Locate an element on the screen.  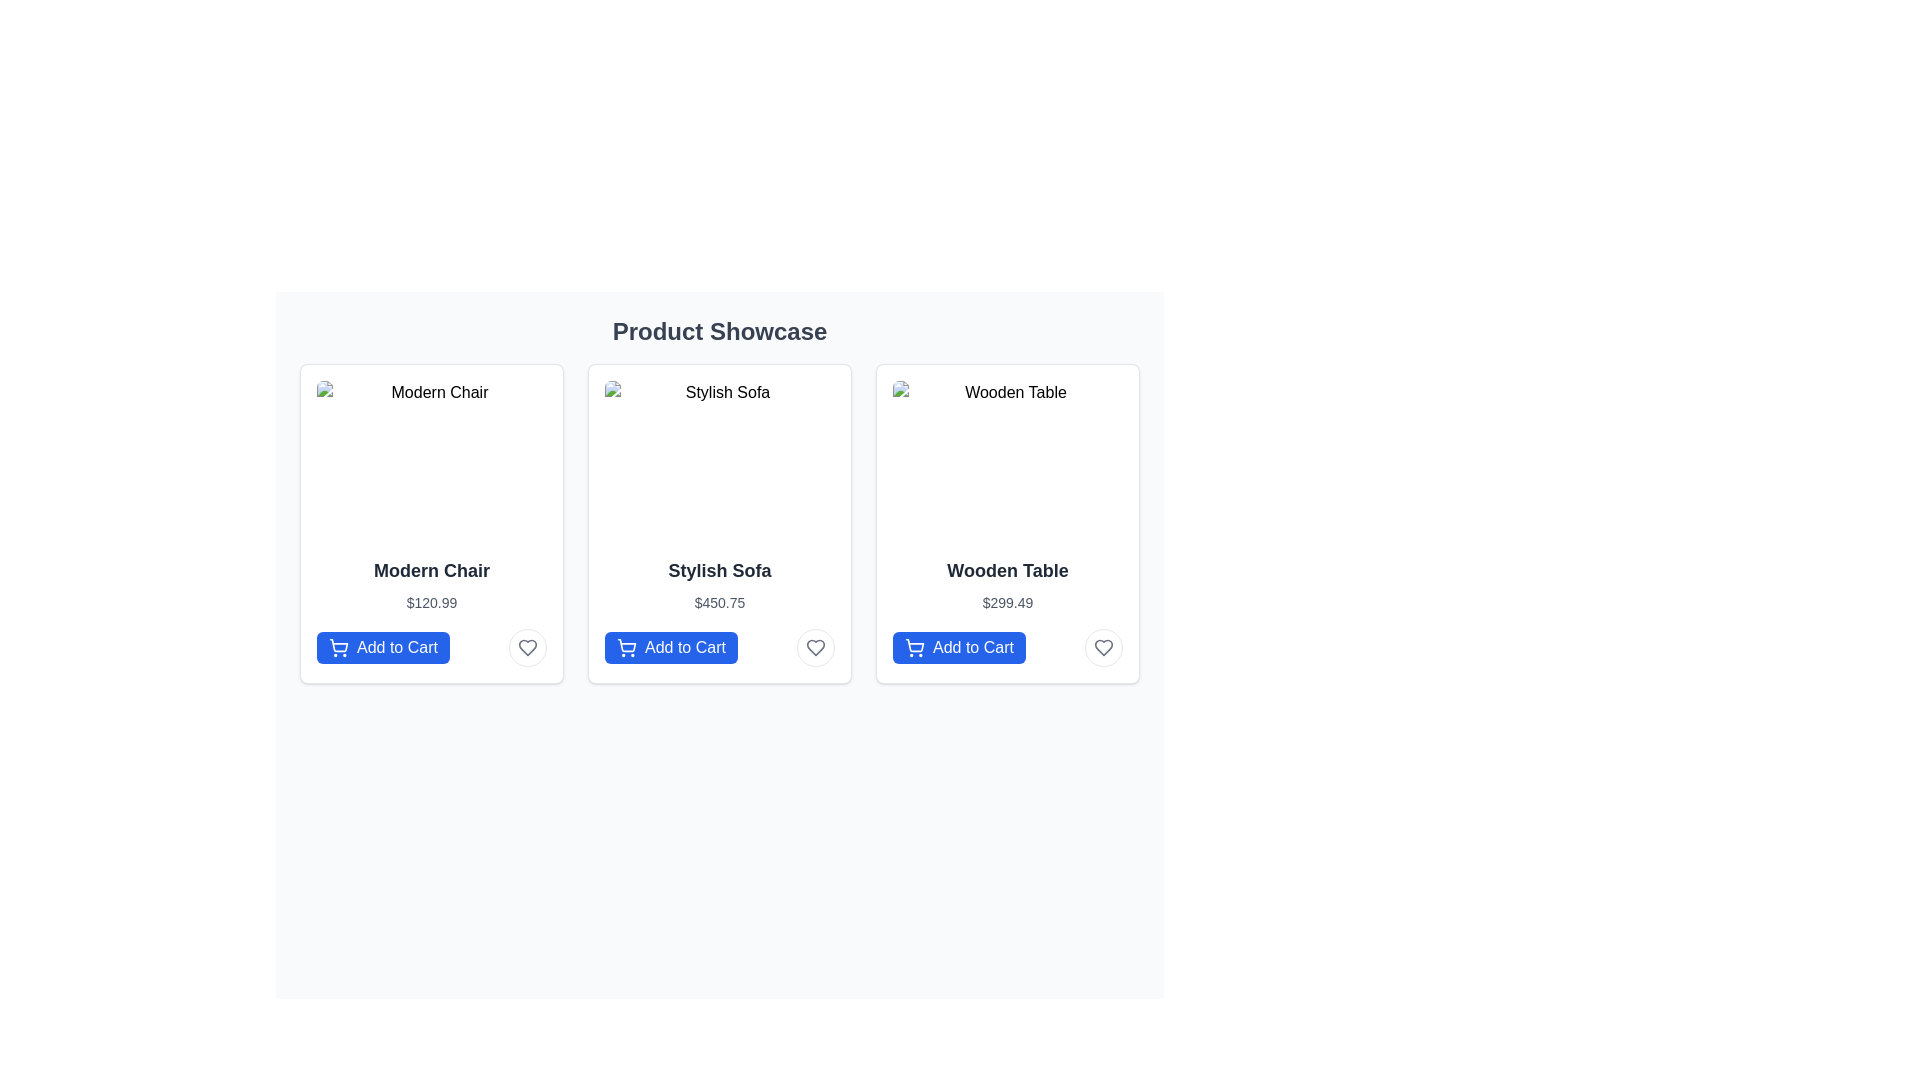
the shopping cart SVG icon that is part of the 'Add to Cart' button, positioned on the left side of the button text is located at coordinates (914, 648).